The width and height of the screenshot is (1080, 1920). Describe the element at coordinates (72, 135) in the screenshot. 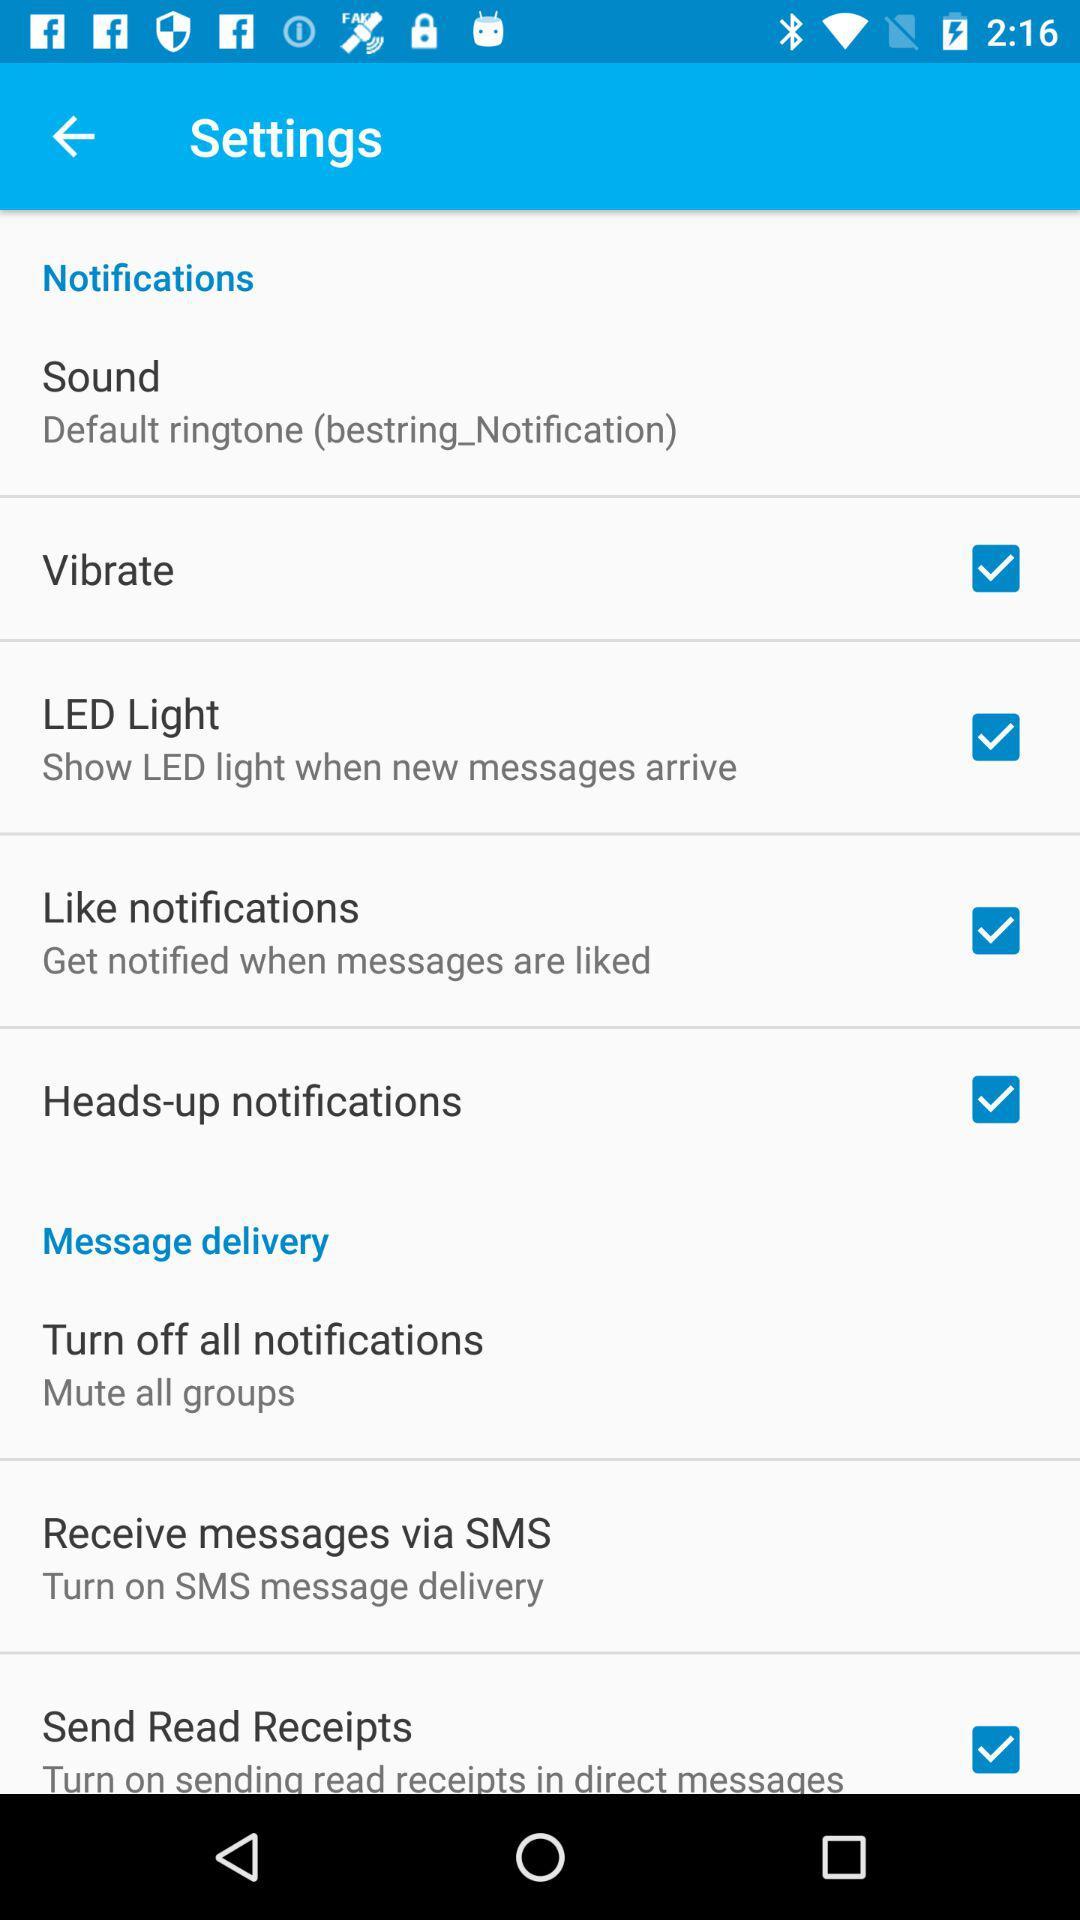

I see `icon above notifications item` at that location.